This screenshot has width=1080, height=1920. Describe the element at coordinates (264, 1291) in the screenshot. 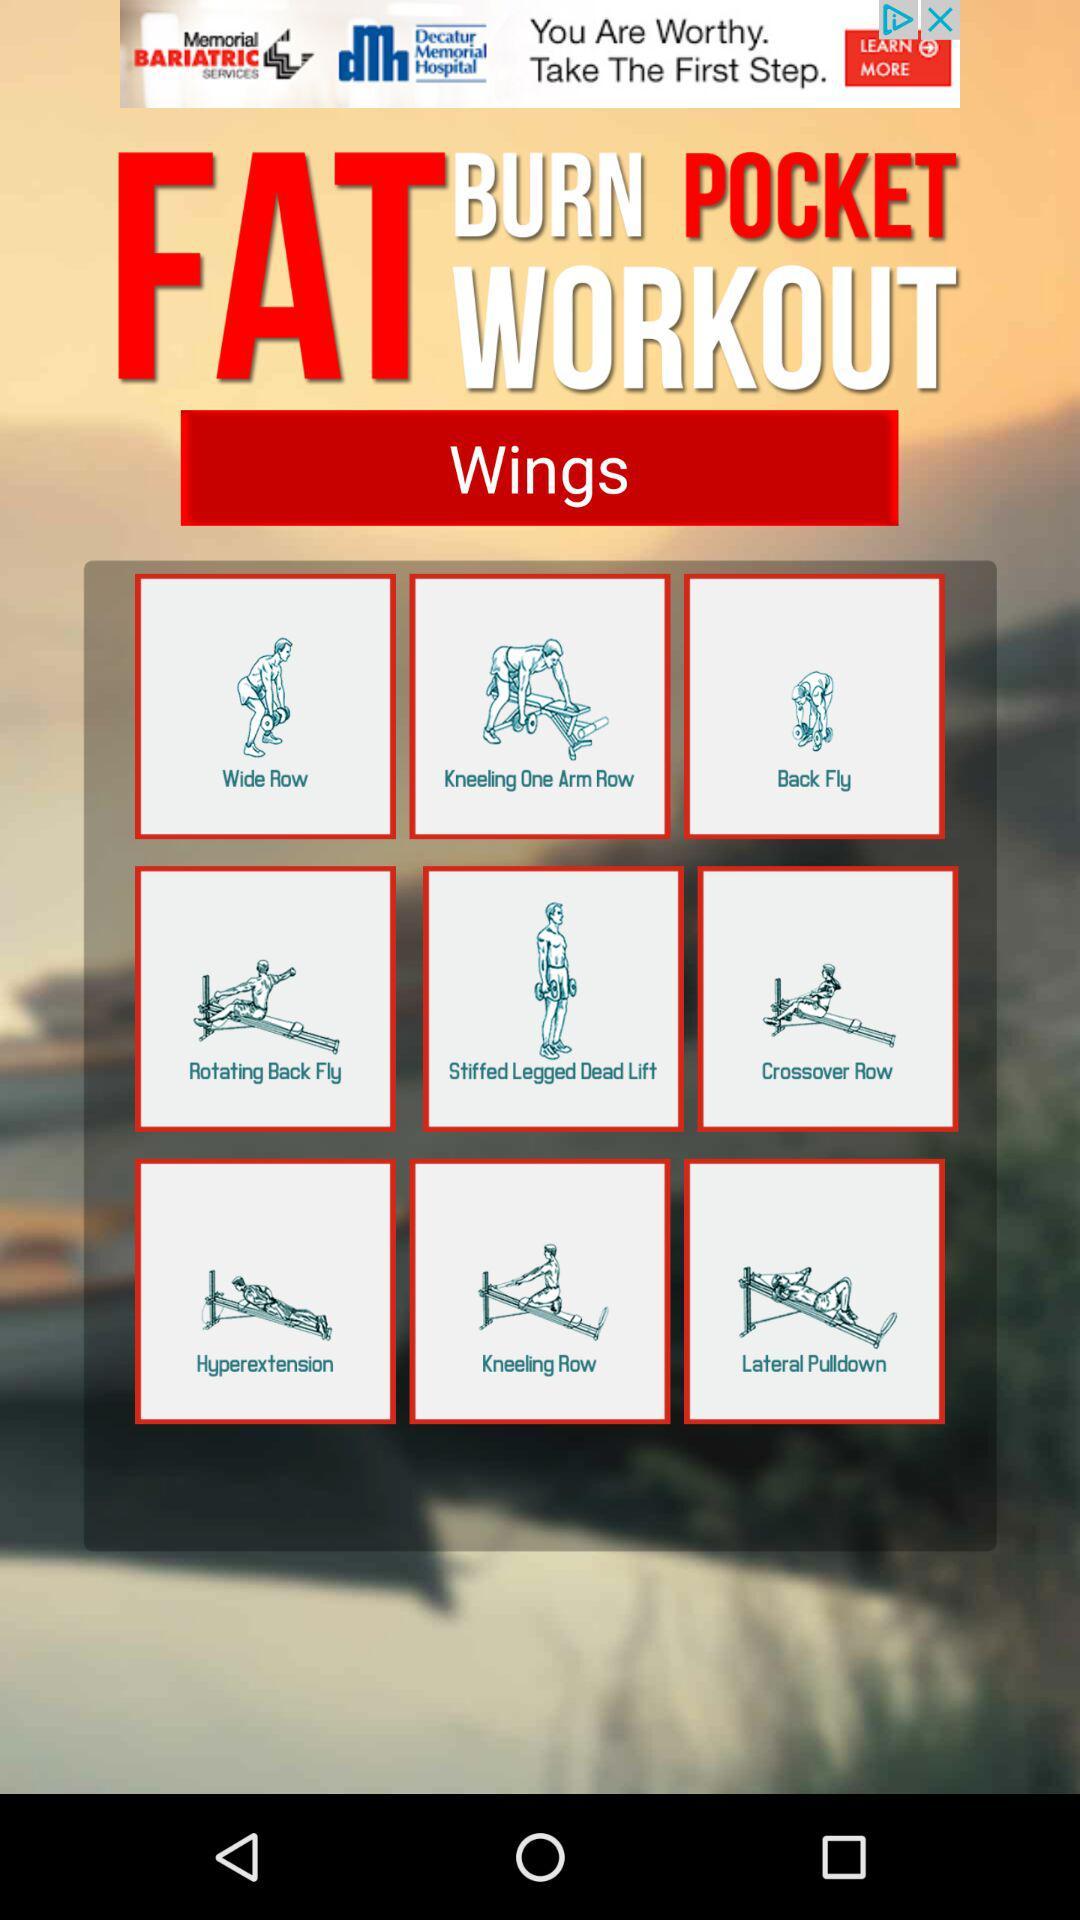

I see `choose hypertension exercise` at that location.